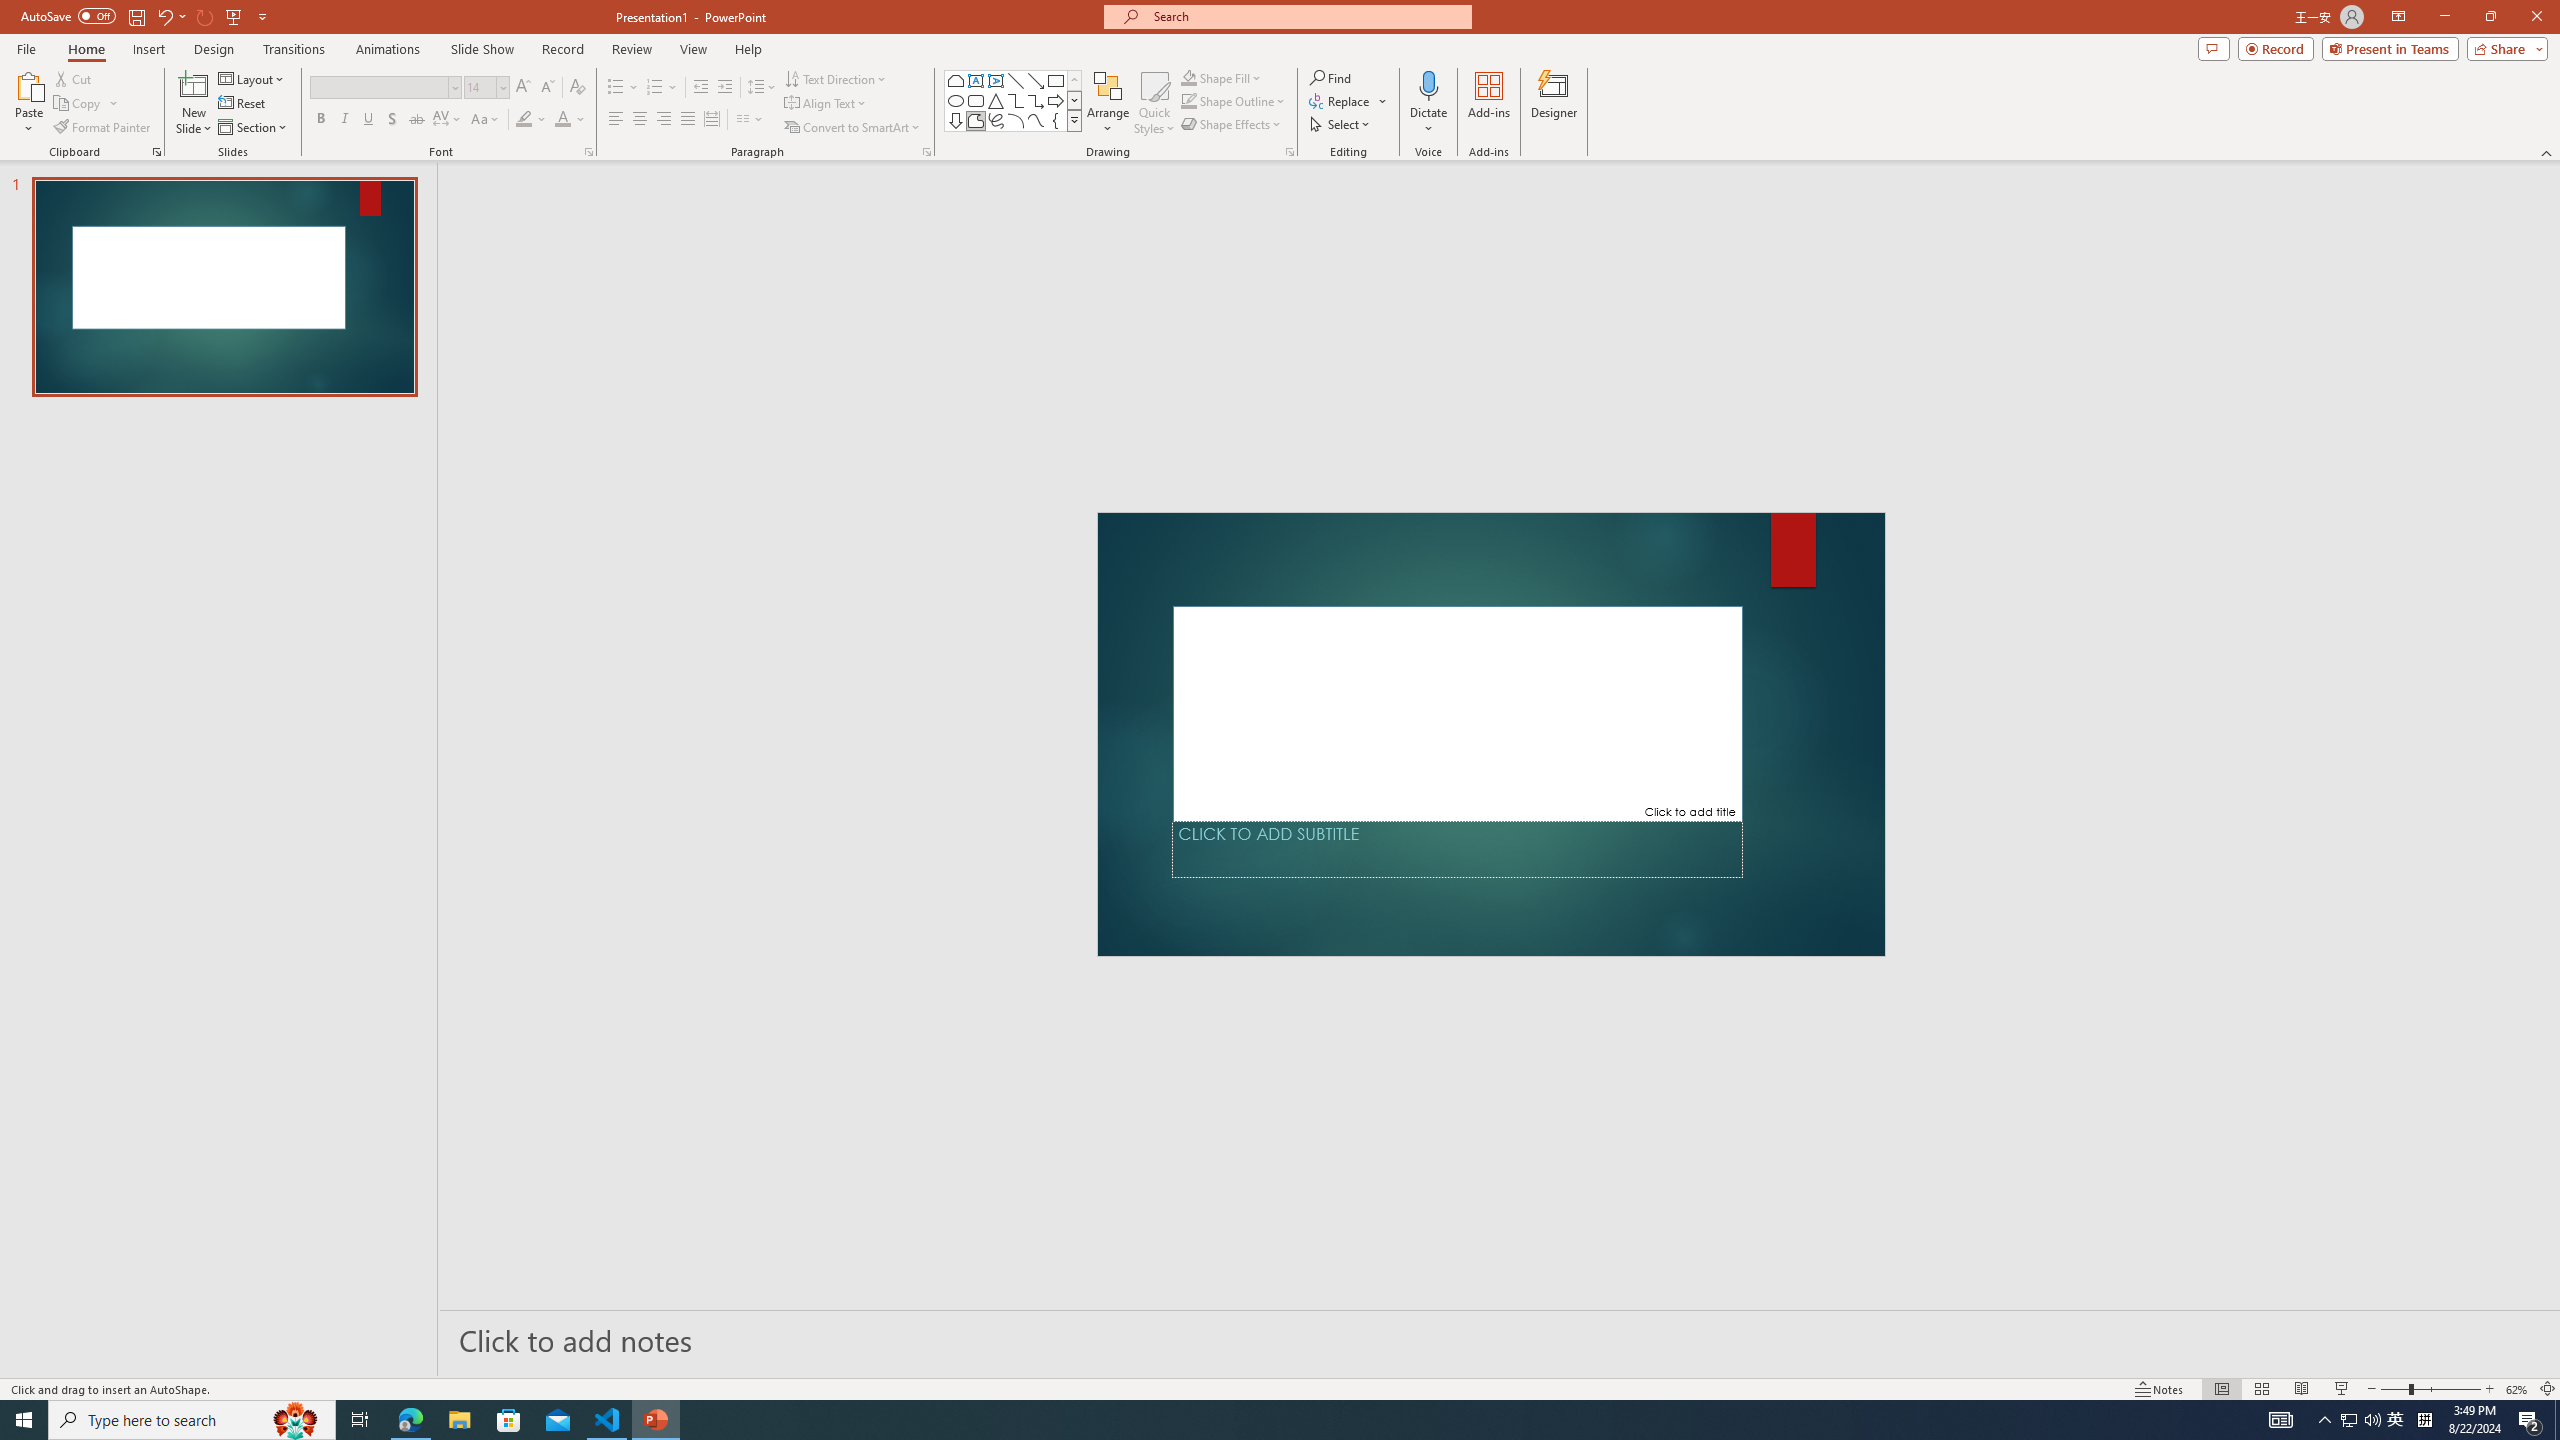 The width and height of the screenshot is (2560, 1440). What do you see at coordinates (2516, 1389) in the screenshot?
I see `'Zoom 62%'` at bounding box center [2516, 1389].